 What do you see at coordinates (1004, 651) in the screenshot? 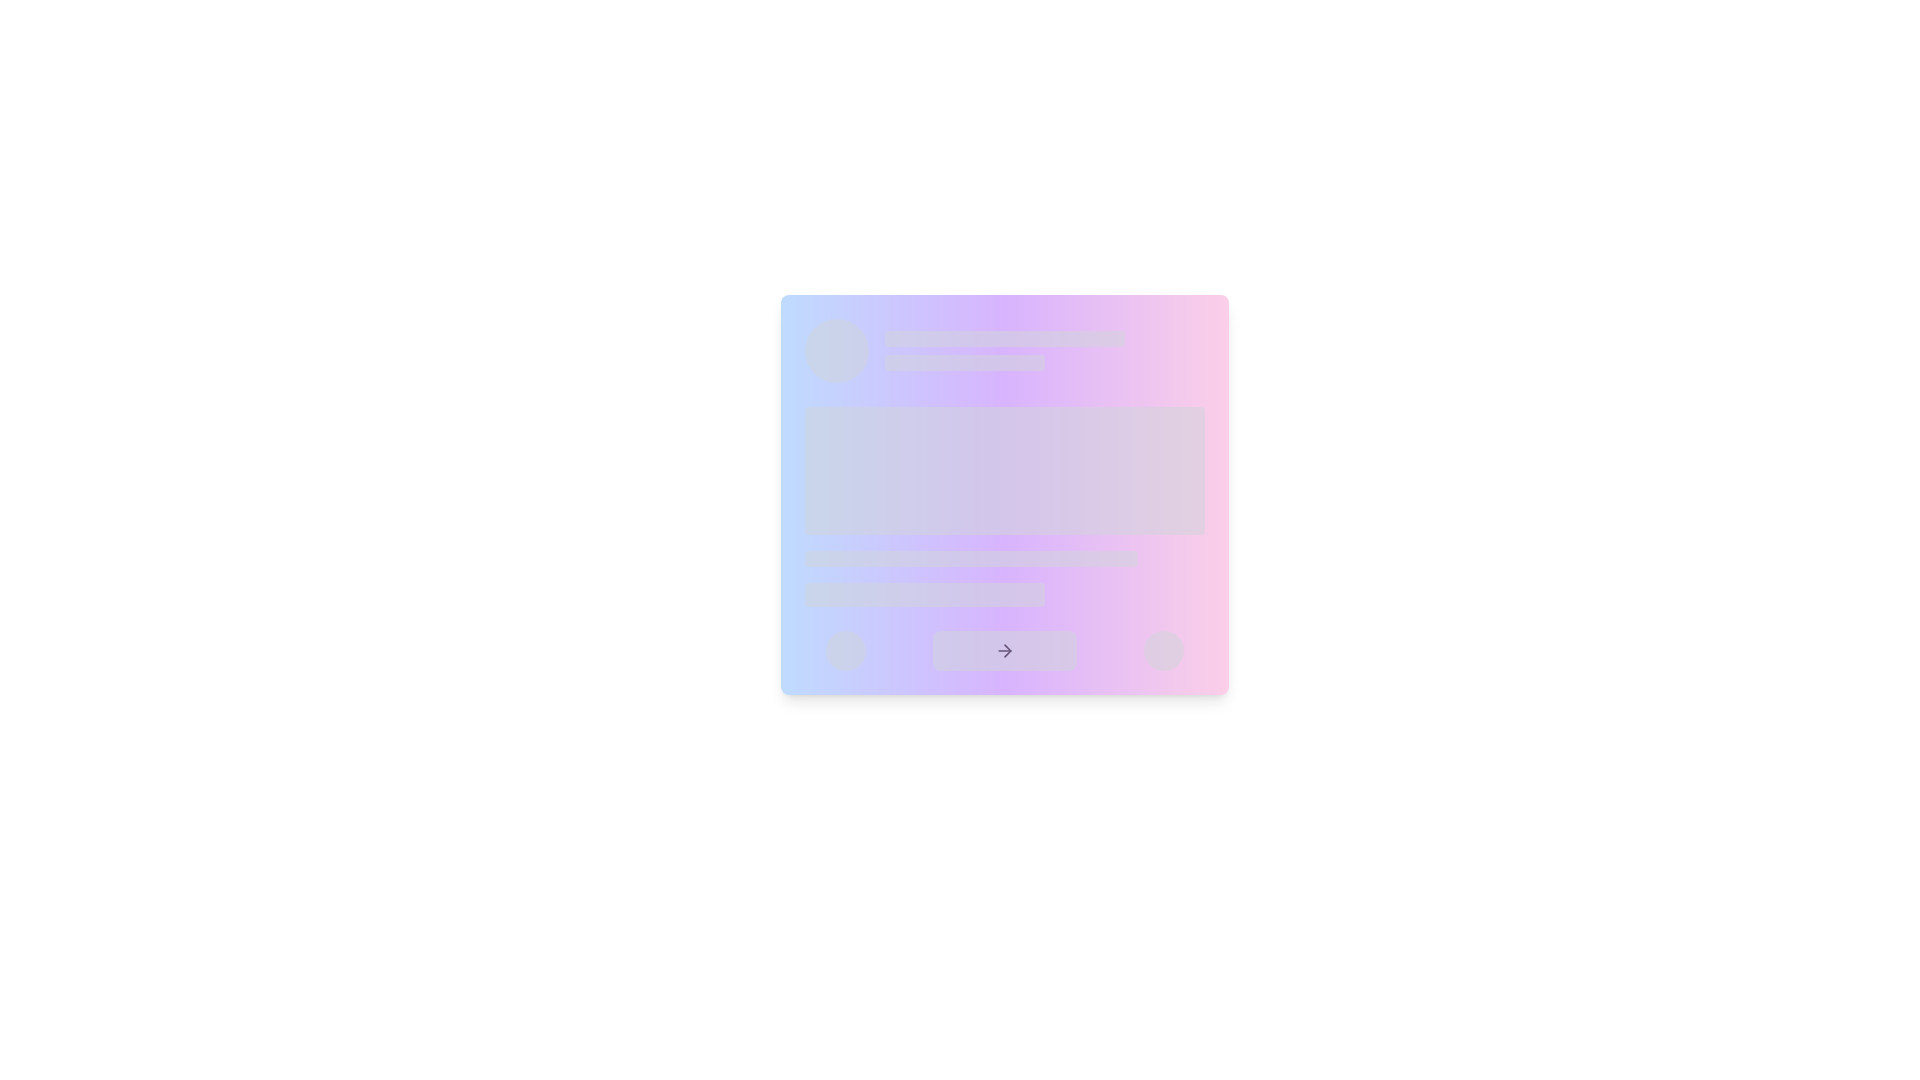
I see `the navigation button located at the bottom of the user interface, positioned between two circular buttons` at bounding box center [1004, 651].